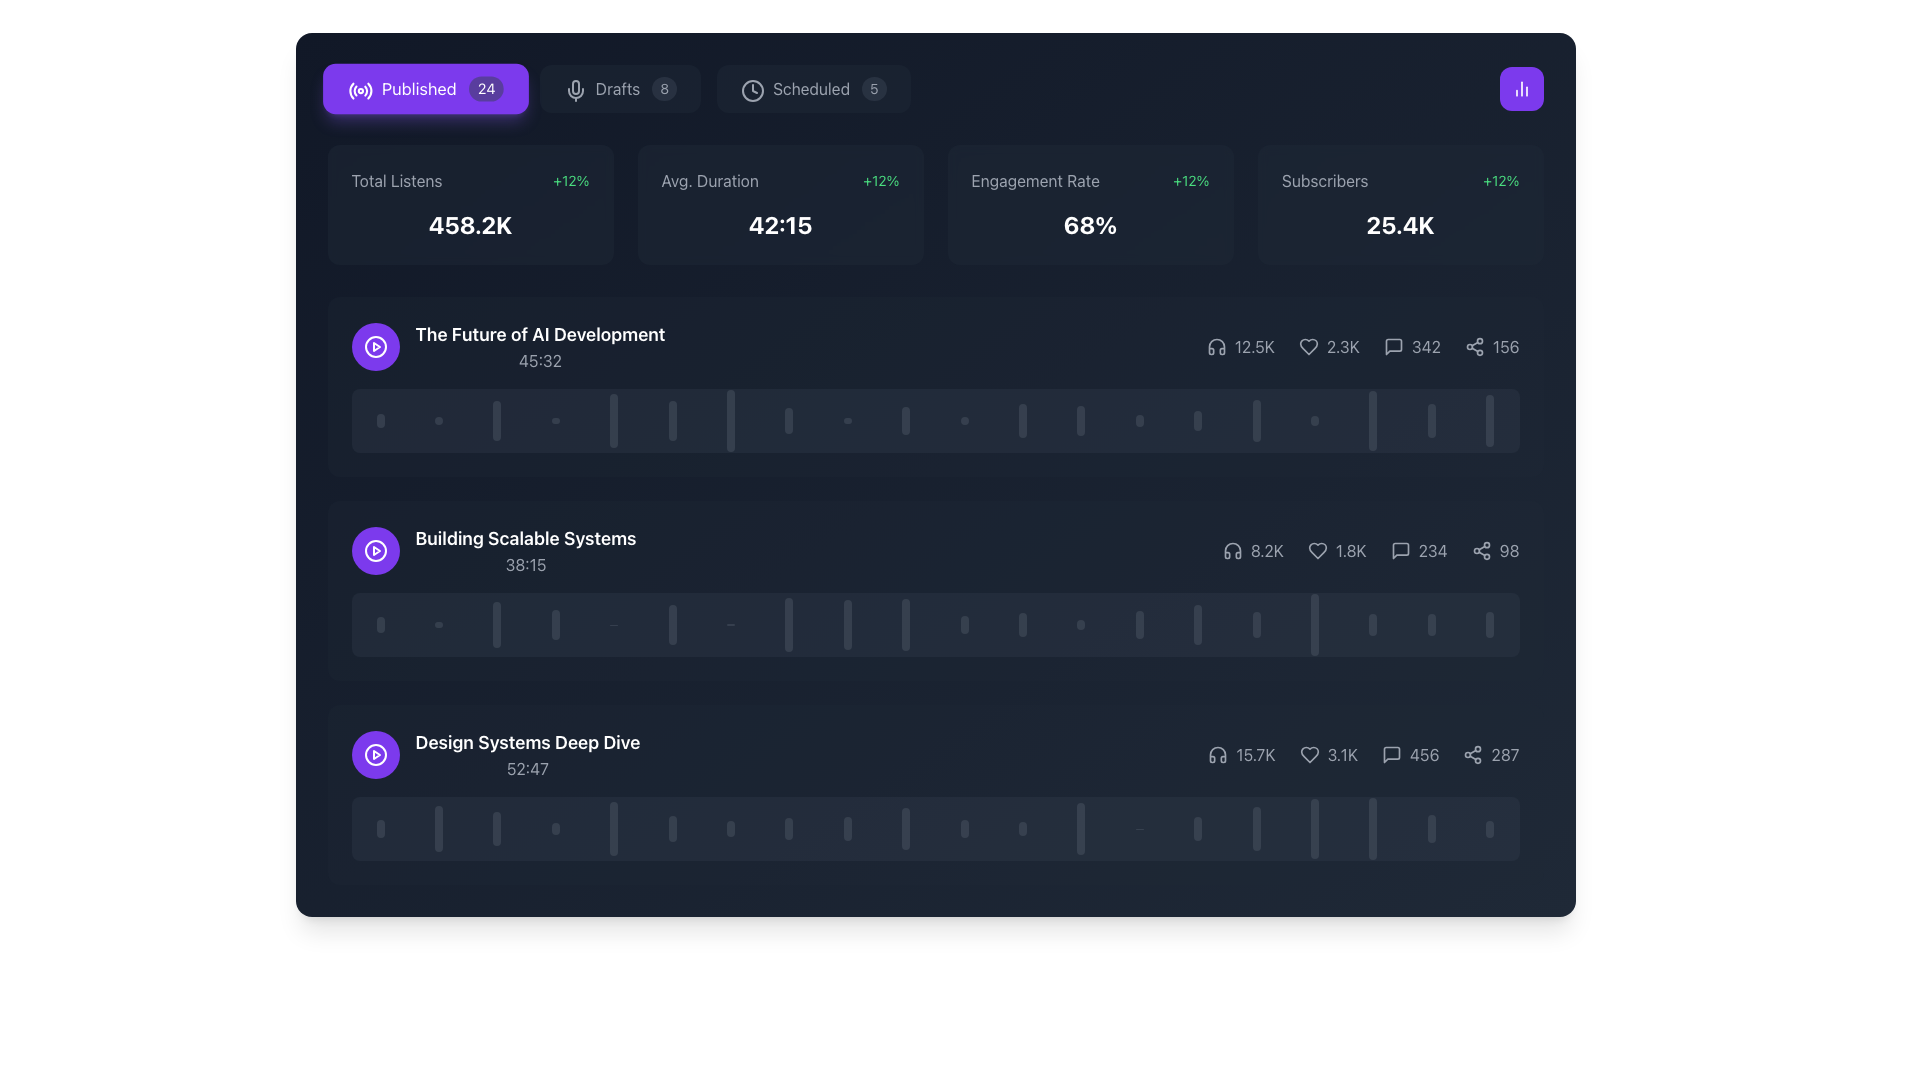  I want to click on the progress indicator component representing 'Design Systems Deep Dive', which is the second bar in the horizontal timeline, so click(438, 829).